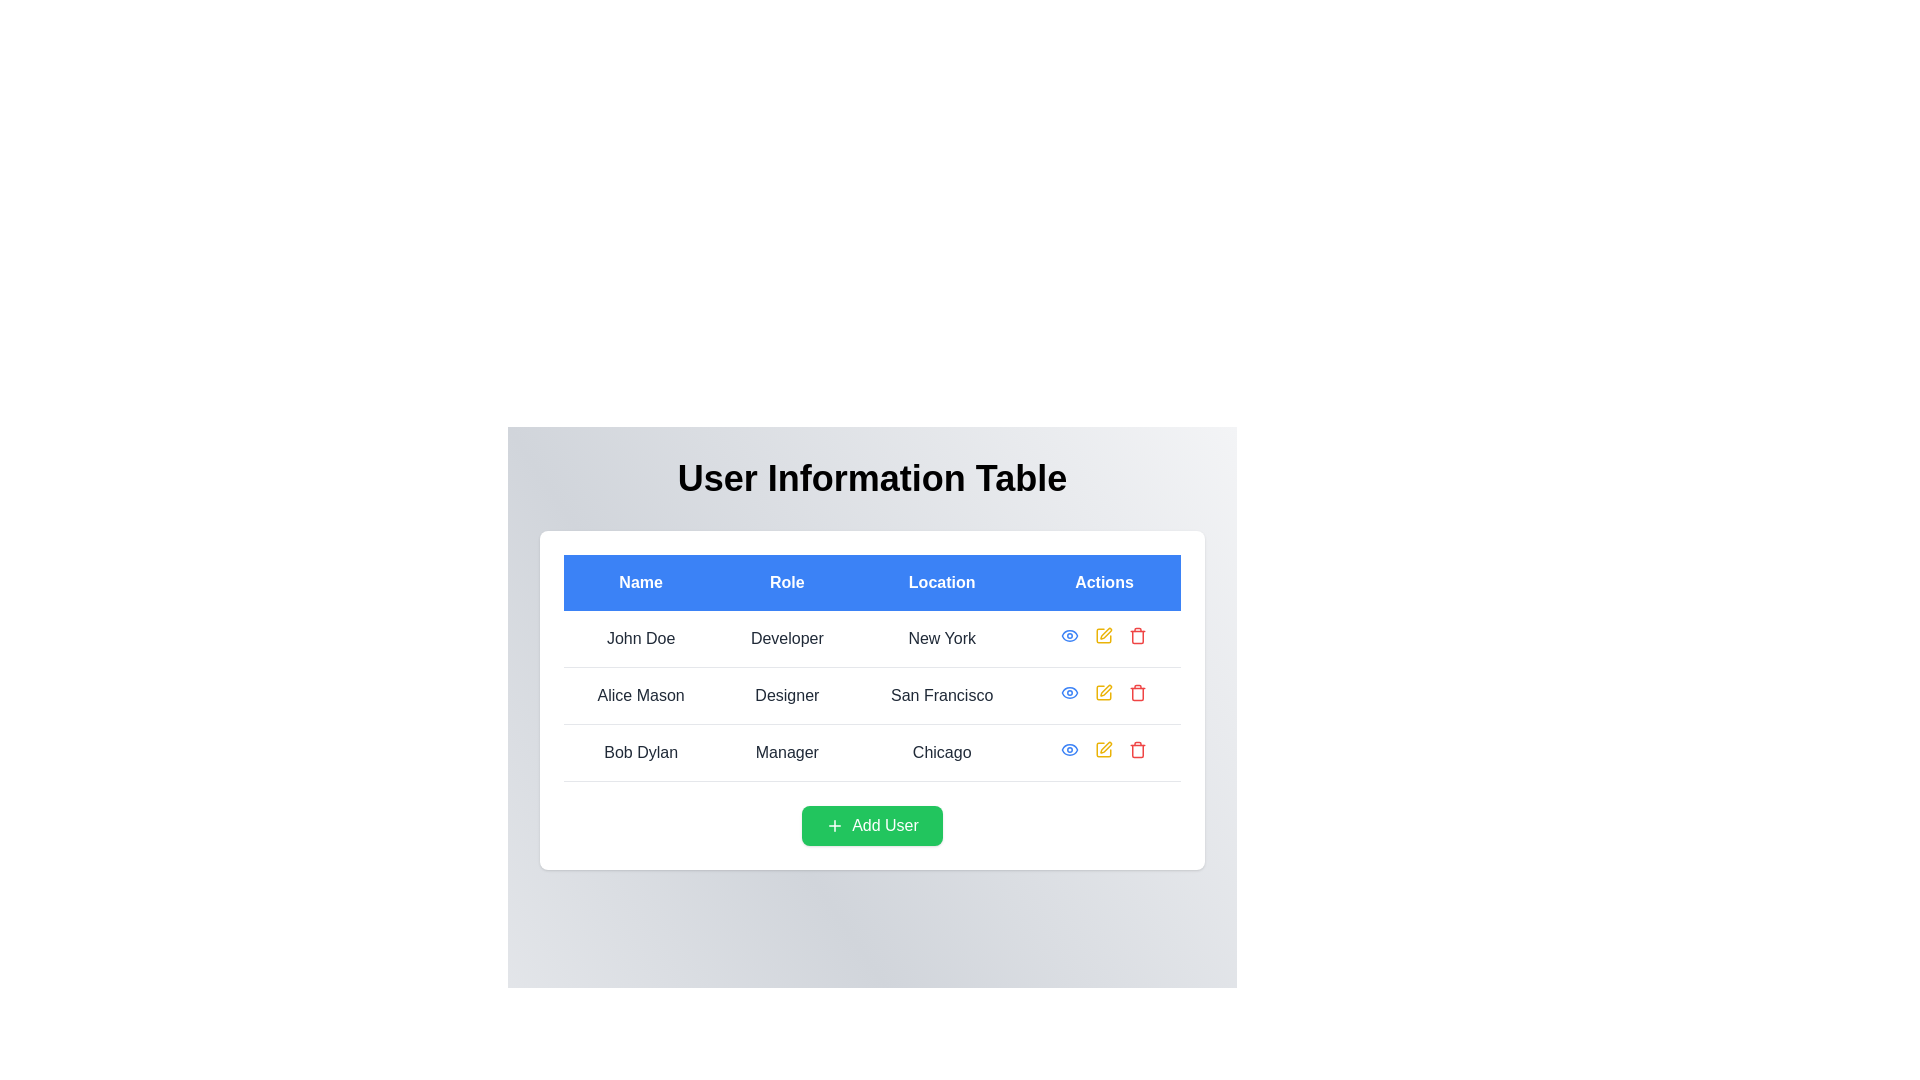 Image resolution: width=1920 pixels, height=1080 pixels. Describe the element at coordinates (1103, 692) in the screenshot. I see `the yellow pencil icon in the action buttons row for the user entry of Alice Mason` at that location.